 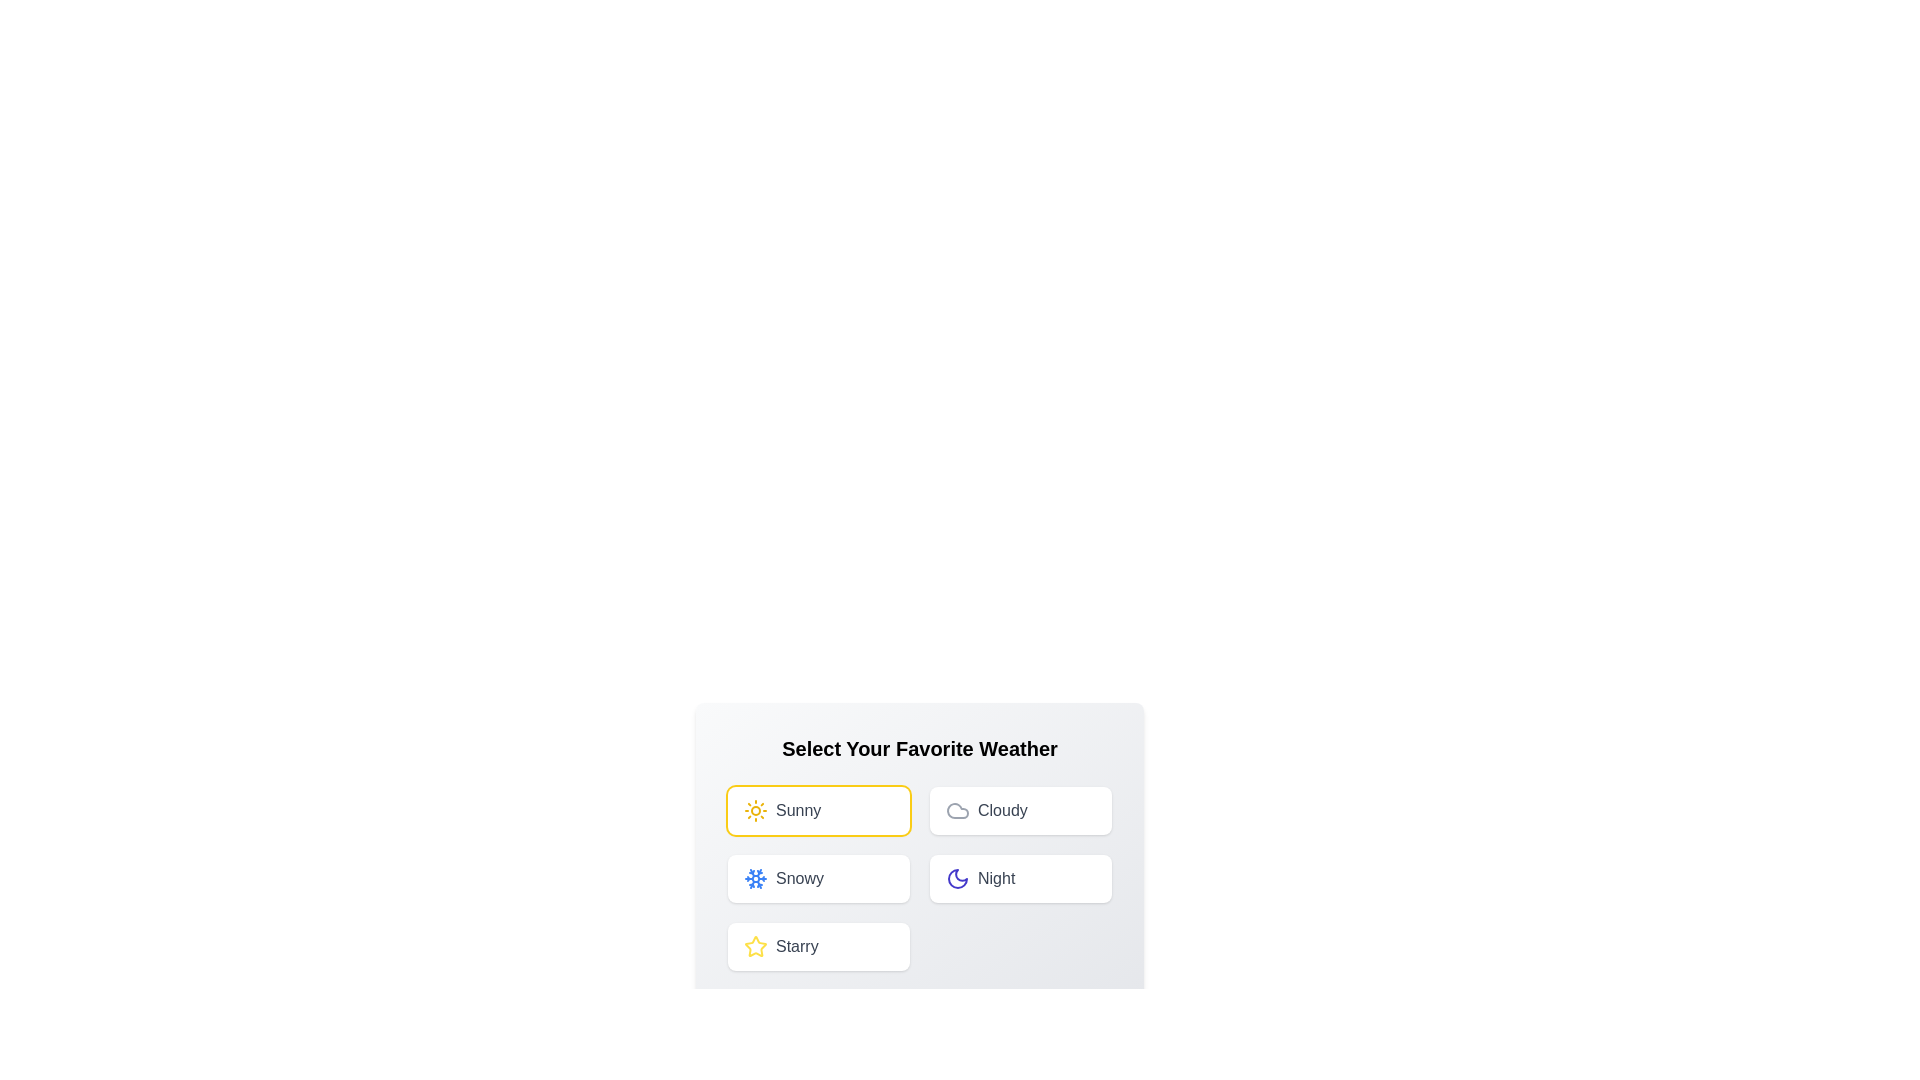 I want to click on the snowflake icon, which is styled in blue and represents snowy weather, located within the 'Snowy' weather option button, so click(x=754, y=878).